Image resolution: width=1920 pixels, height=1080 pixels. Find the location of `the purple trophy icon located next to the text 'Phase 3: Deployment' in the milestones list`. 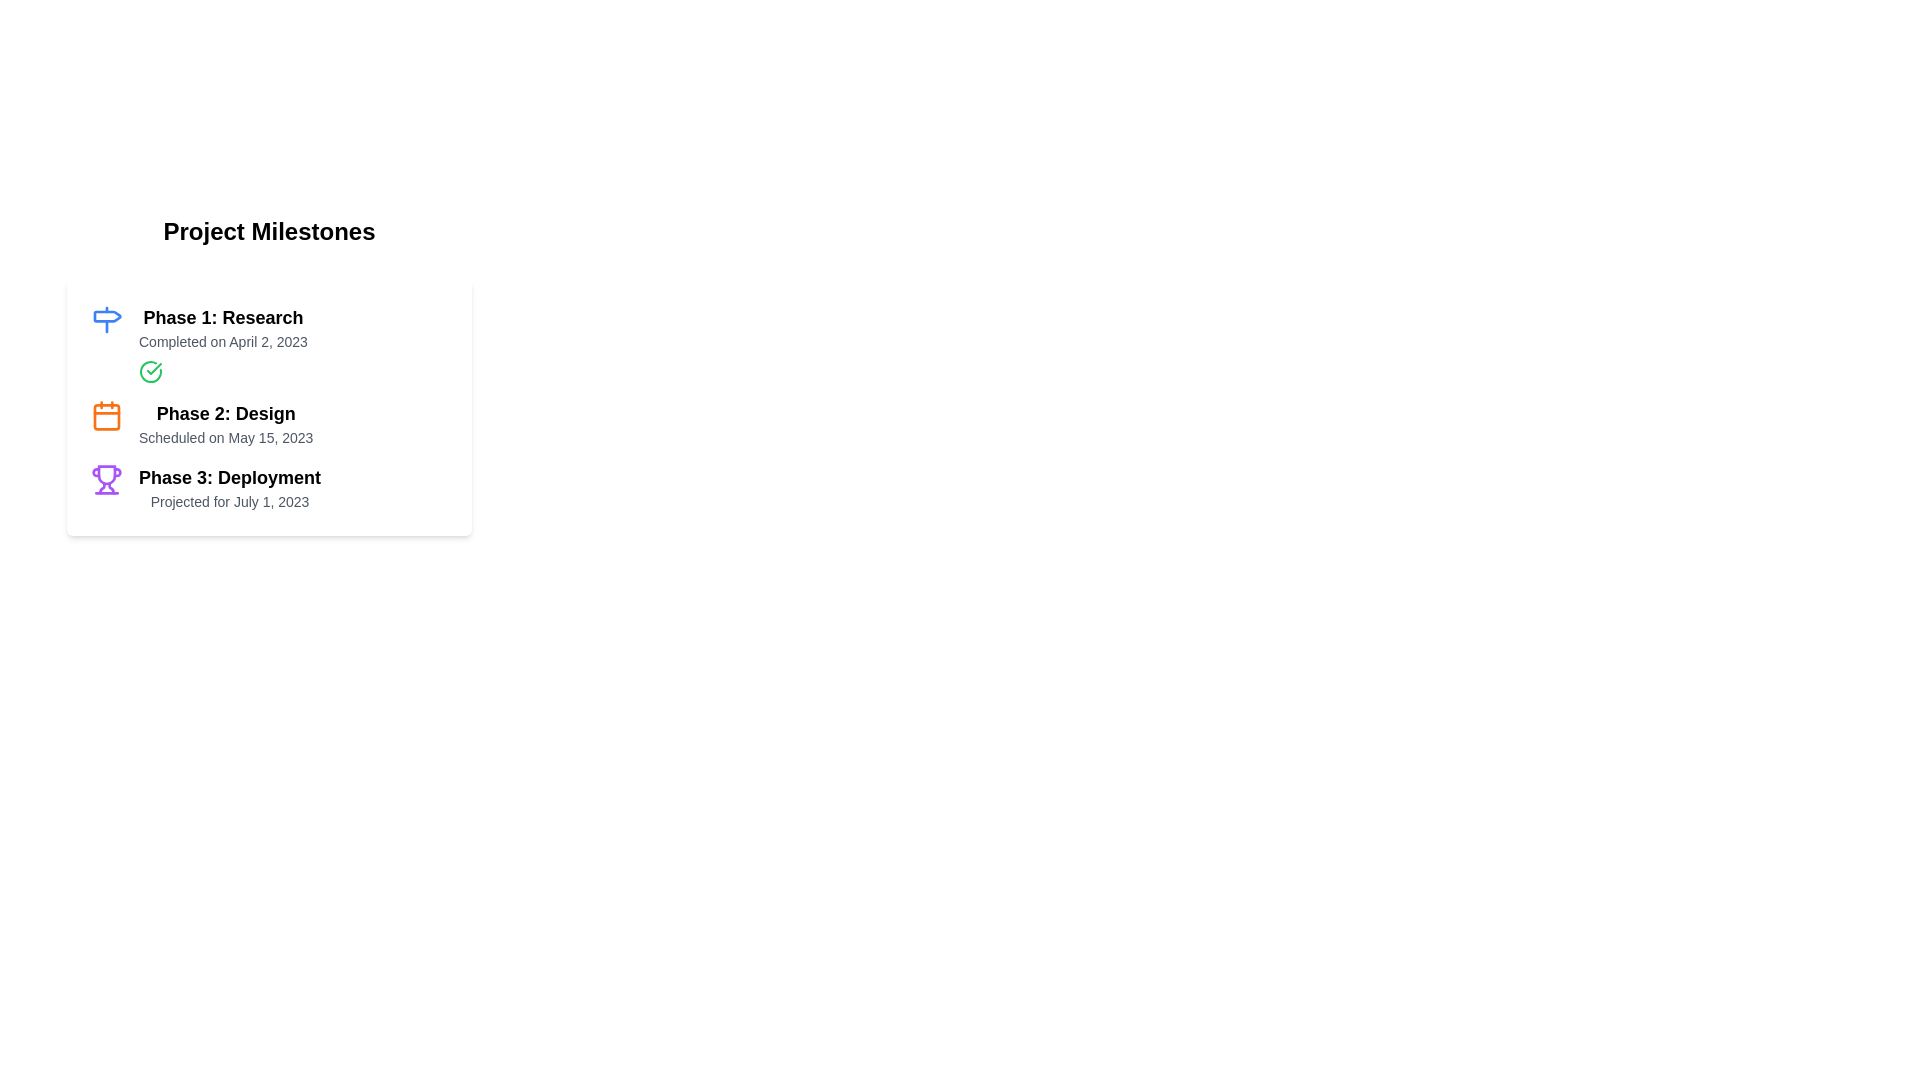

the purple trophy icon located next to the text 'Phase 3: Deployment' in the milestones list is located at coordinates (105, 479).